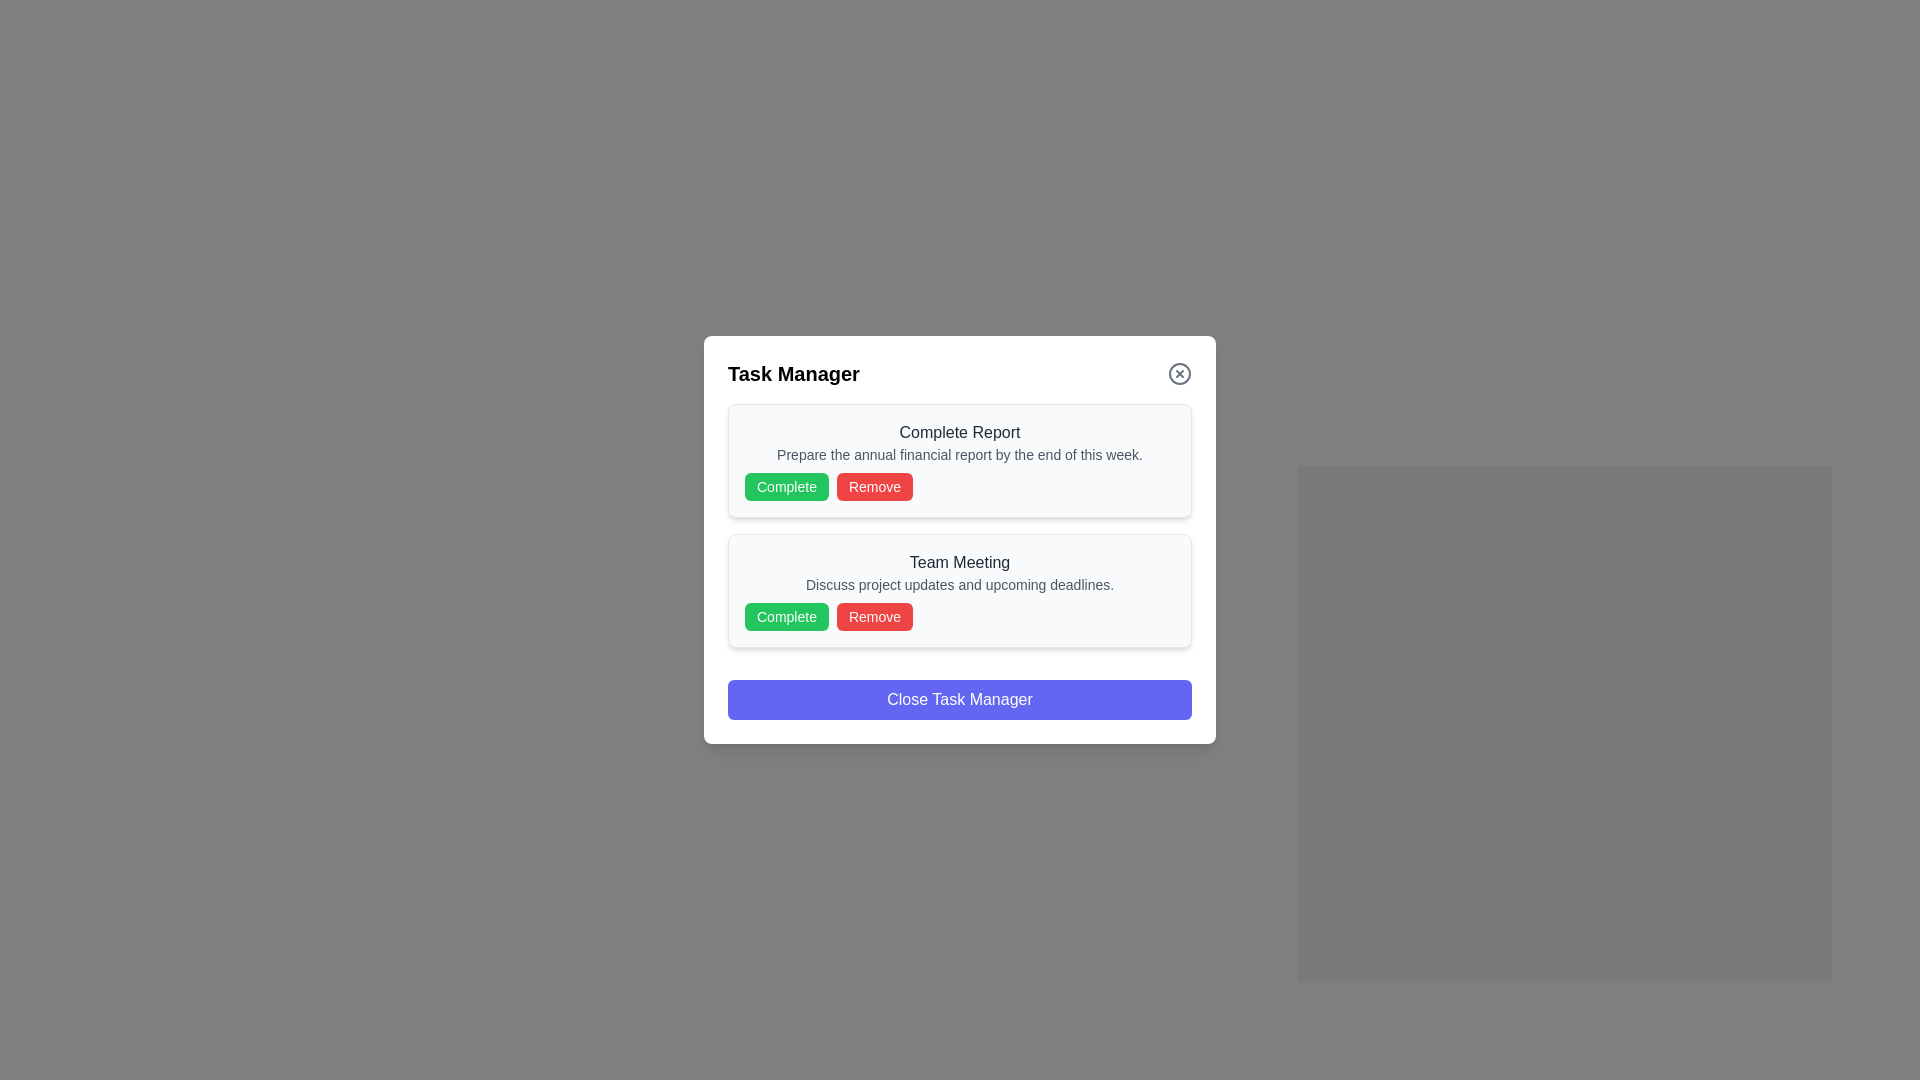 This screenshot has width=1920, height=1080. Describe the element at coordinates (792, 374) in the screenshot. I see `the header text 'Task Manager' which is styled in a bold and prominent font, located at the top left of the task management modal` at that location.